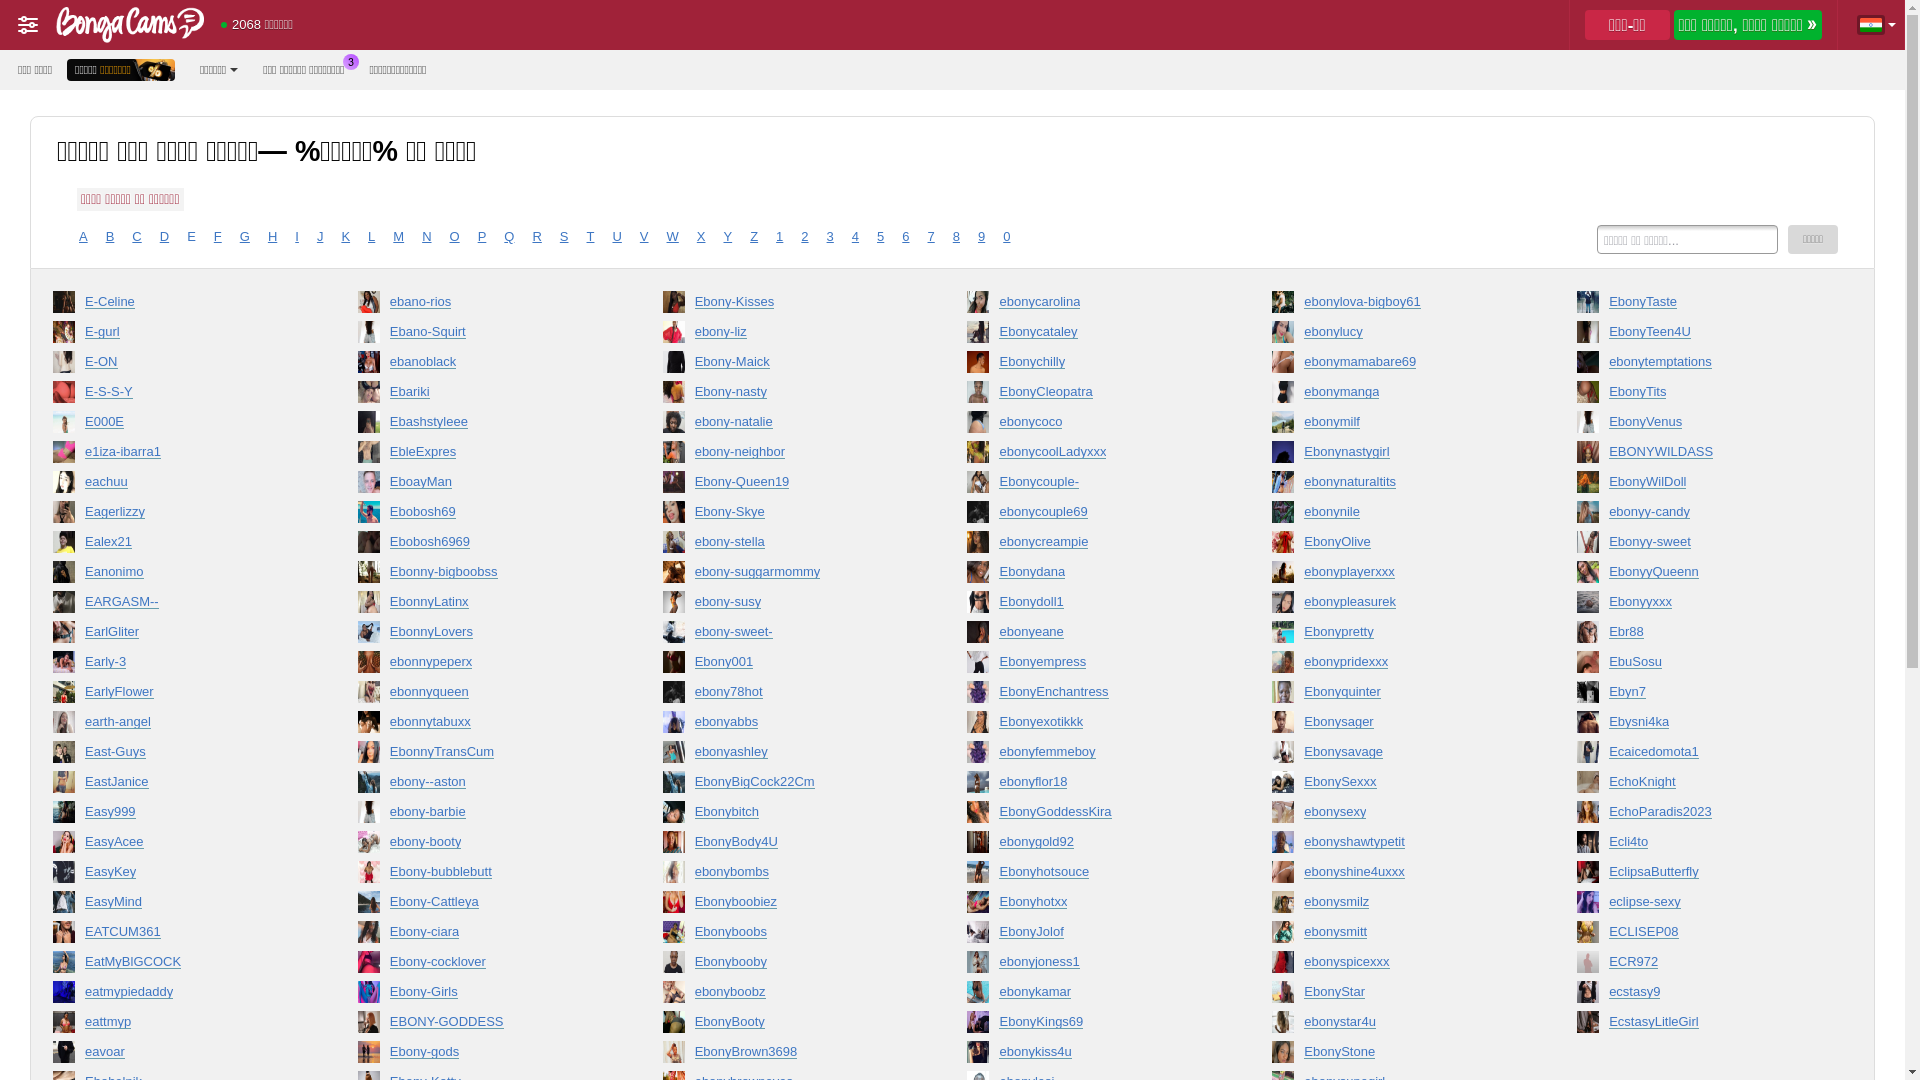 Image resolution: width=1920 pixels, height=1080 pixels. What do you see at coordinates (1699, 936) in the screenshot?
I see `'ECLISEP08'` at bounding box center [1699, 936].